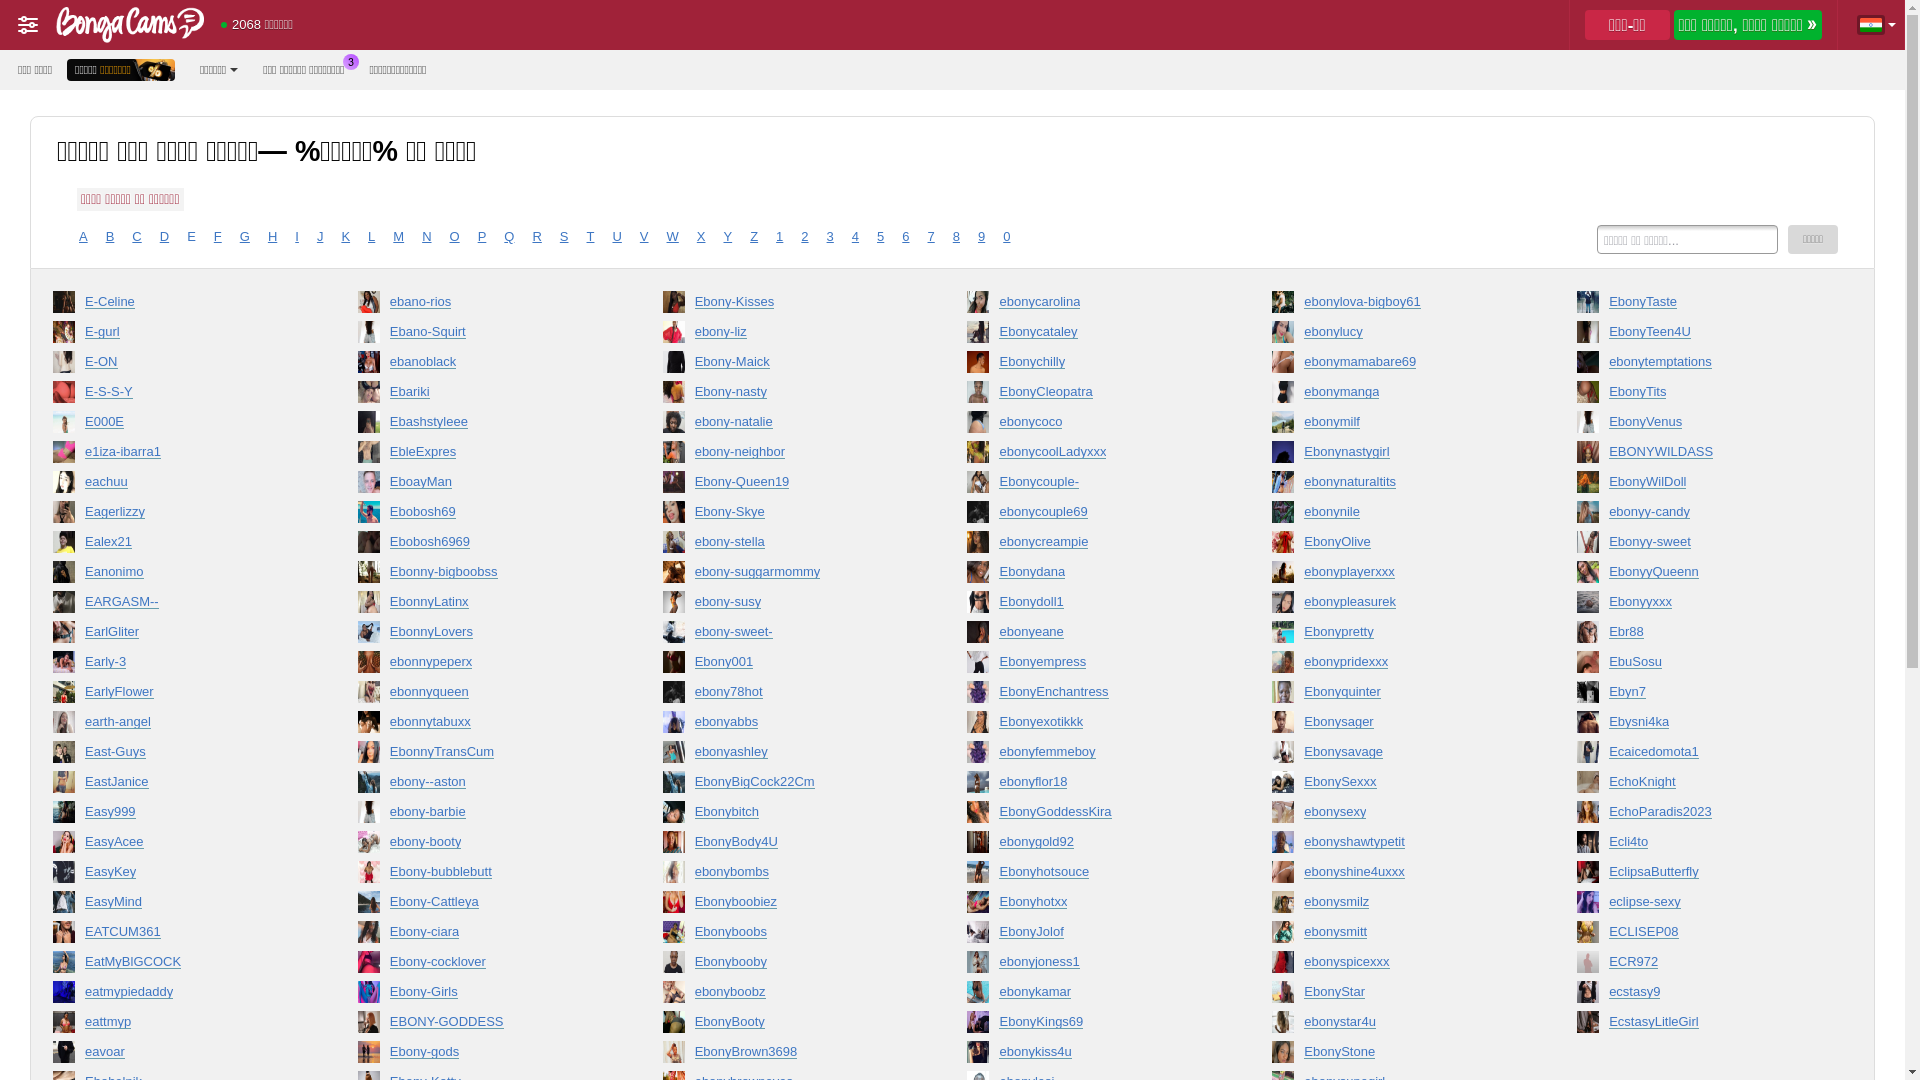 Image resolution: width=1920 pixels, height=1080 pixels. What do you see at coordinates (1699, 936) in the screenshot?
I see `'ECLISEP08'` at bounding box center [1699, 936].